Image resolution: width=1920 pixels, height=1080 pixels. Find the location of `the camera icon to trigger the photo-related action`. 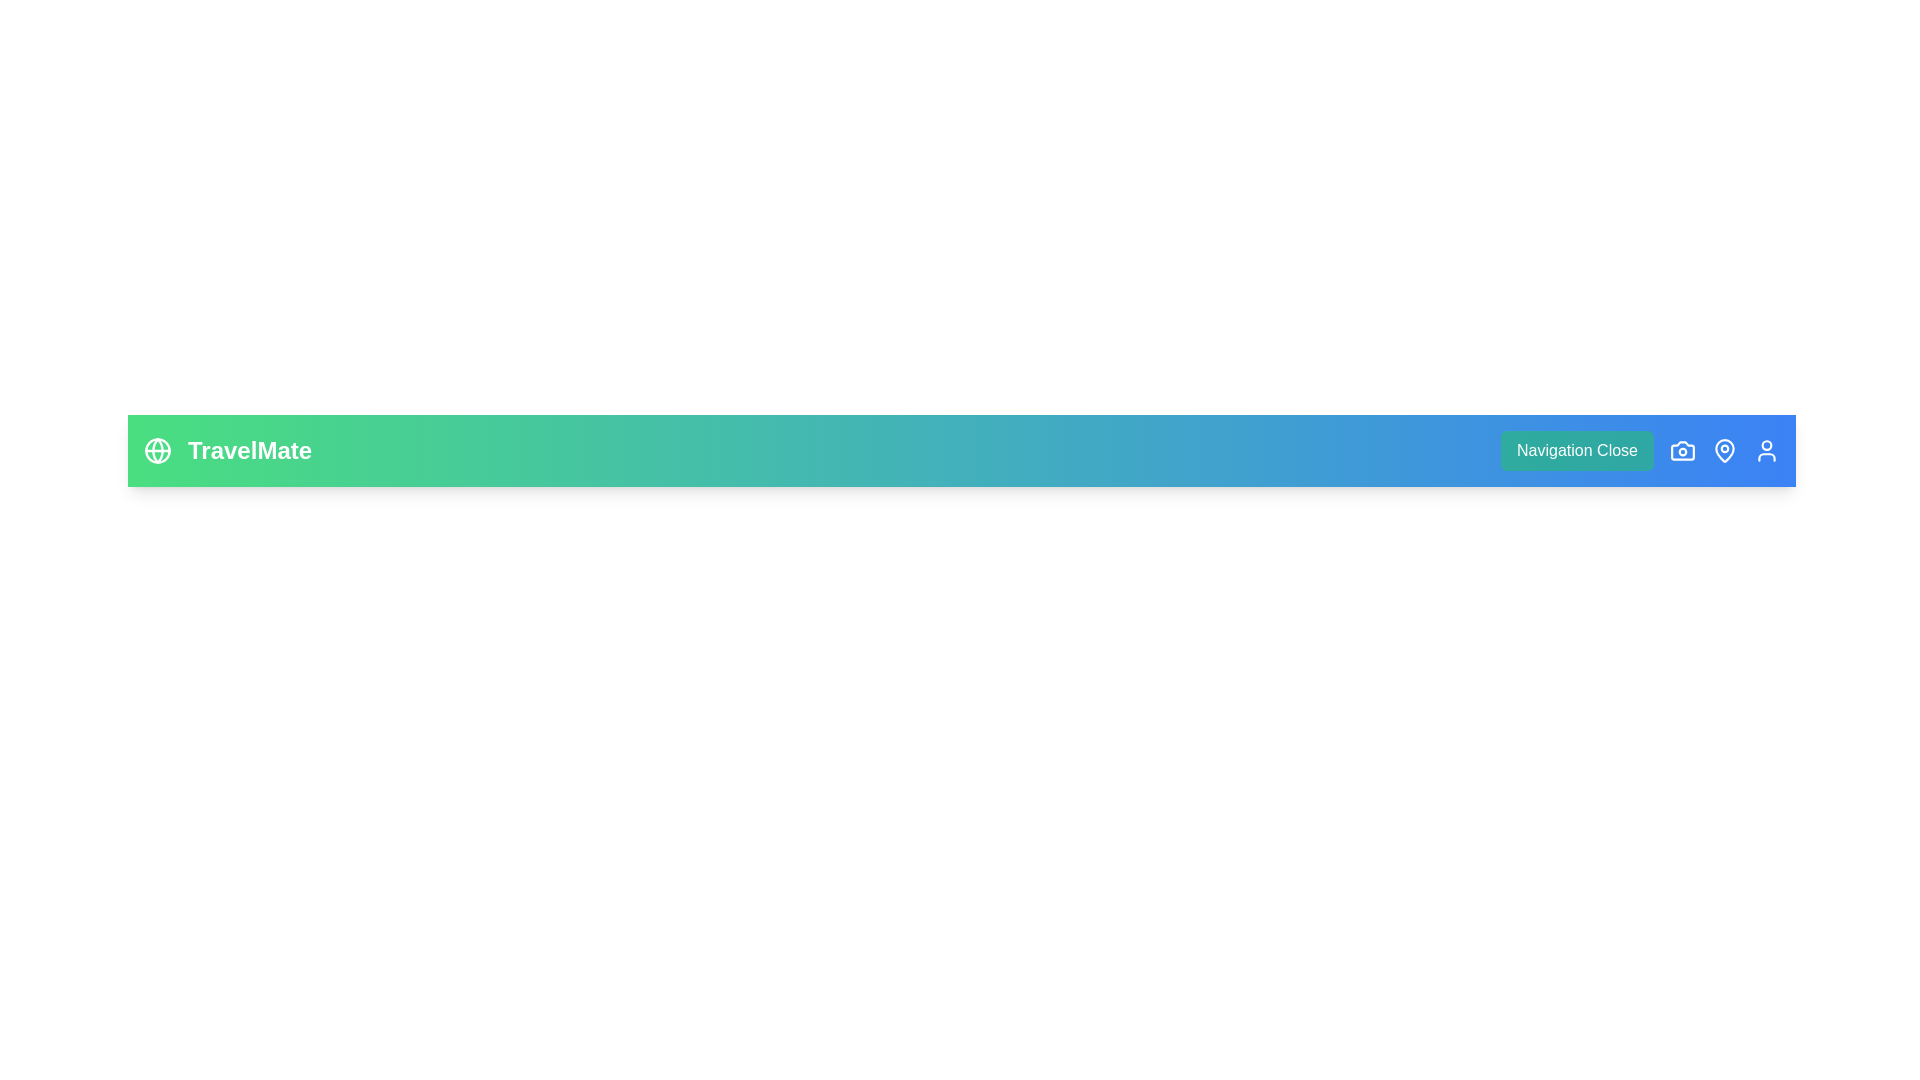

the camera icon to trigger the photo-related action is located at coordinates (1682, 451).